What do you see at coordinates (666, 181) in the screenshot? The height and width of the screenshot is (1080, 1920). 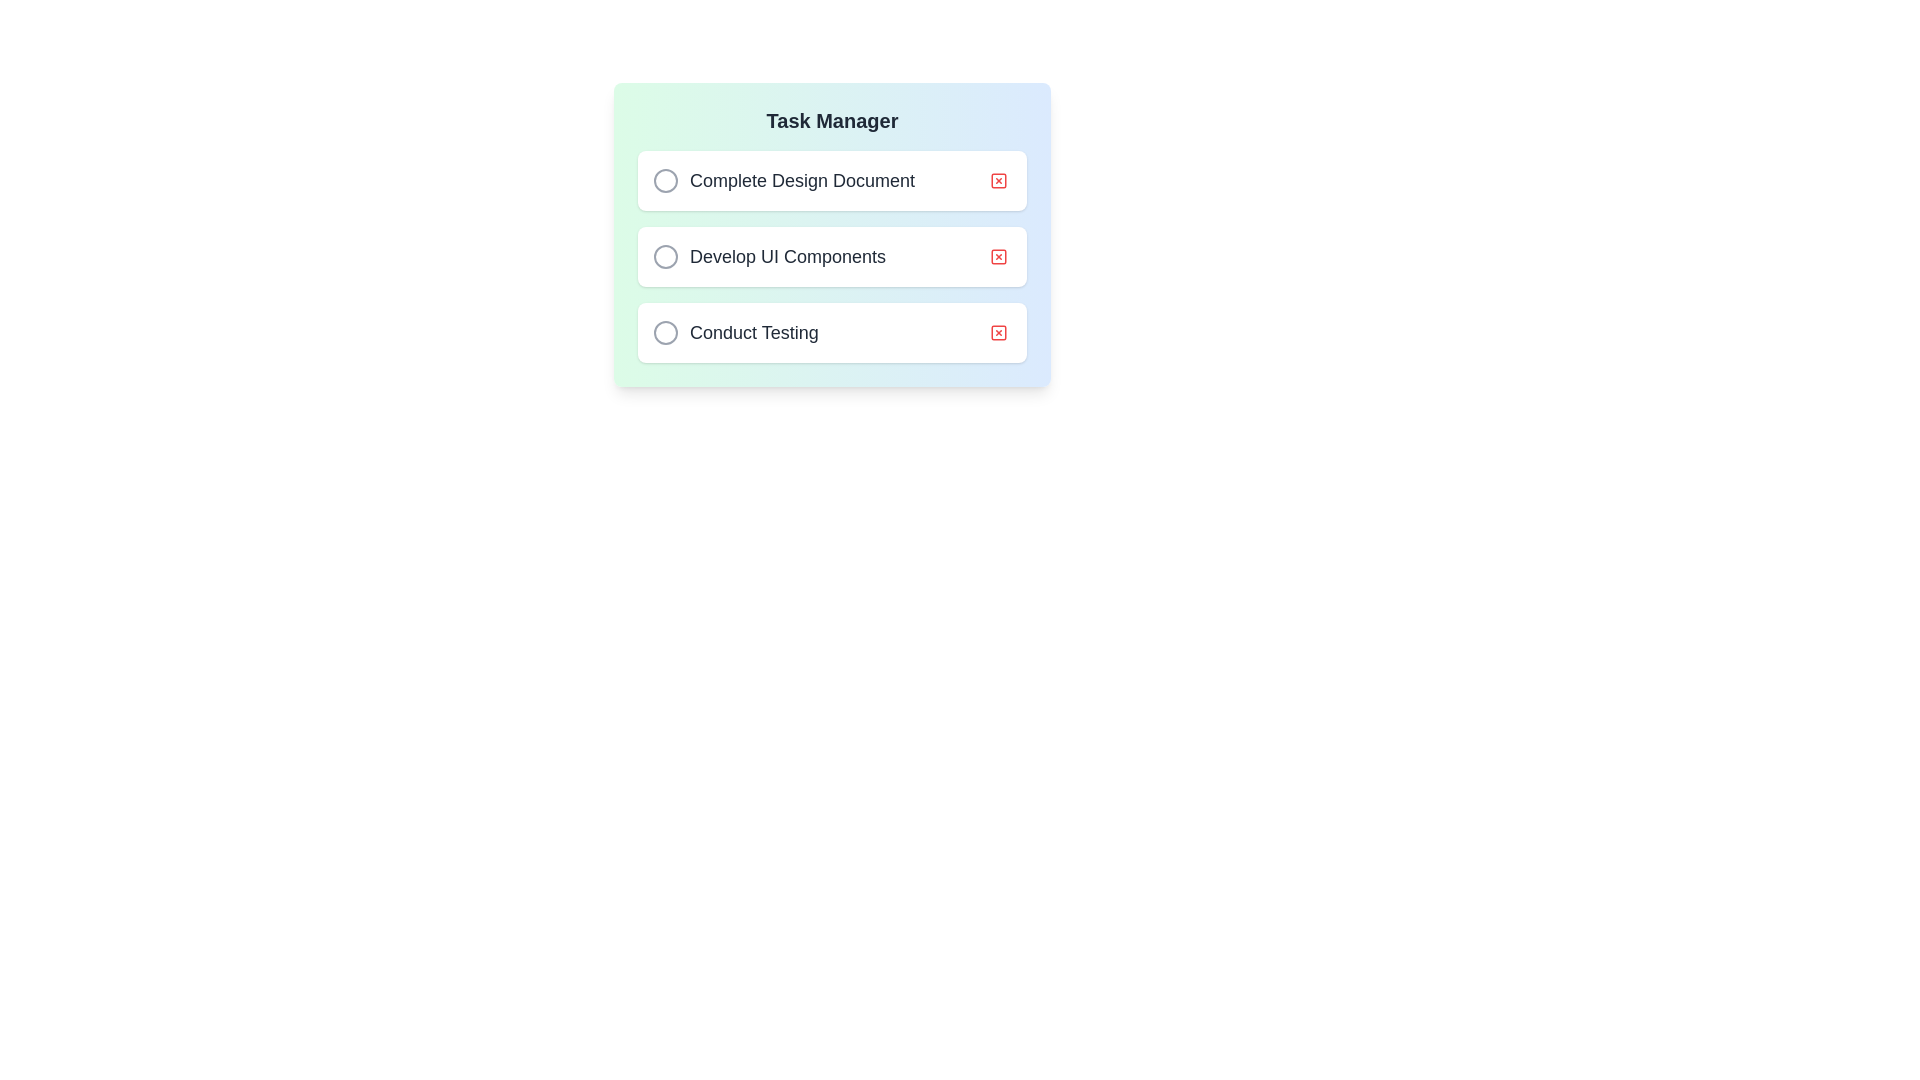 I see `the circular checkbox with a gray border, located in the 'Complete Design Document' task row` at bounding box center [666, 181].